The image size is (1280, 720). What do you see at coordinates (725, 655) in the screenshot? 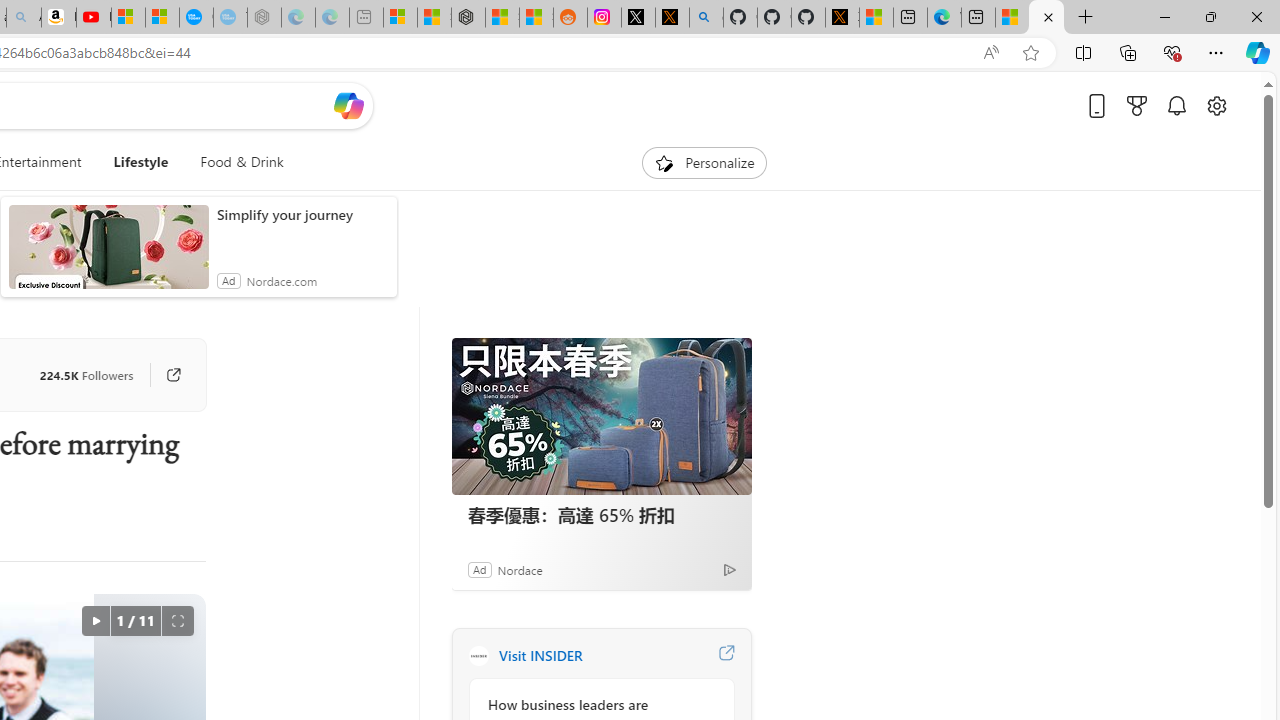
I see `'Visit INSIDER website'` at bounding box center [725, 655].